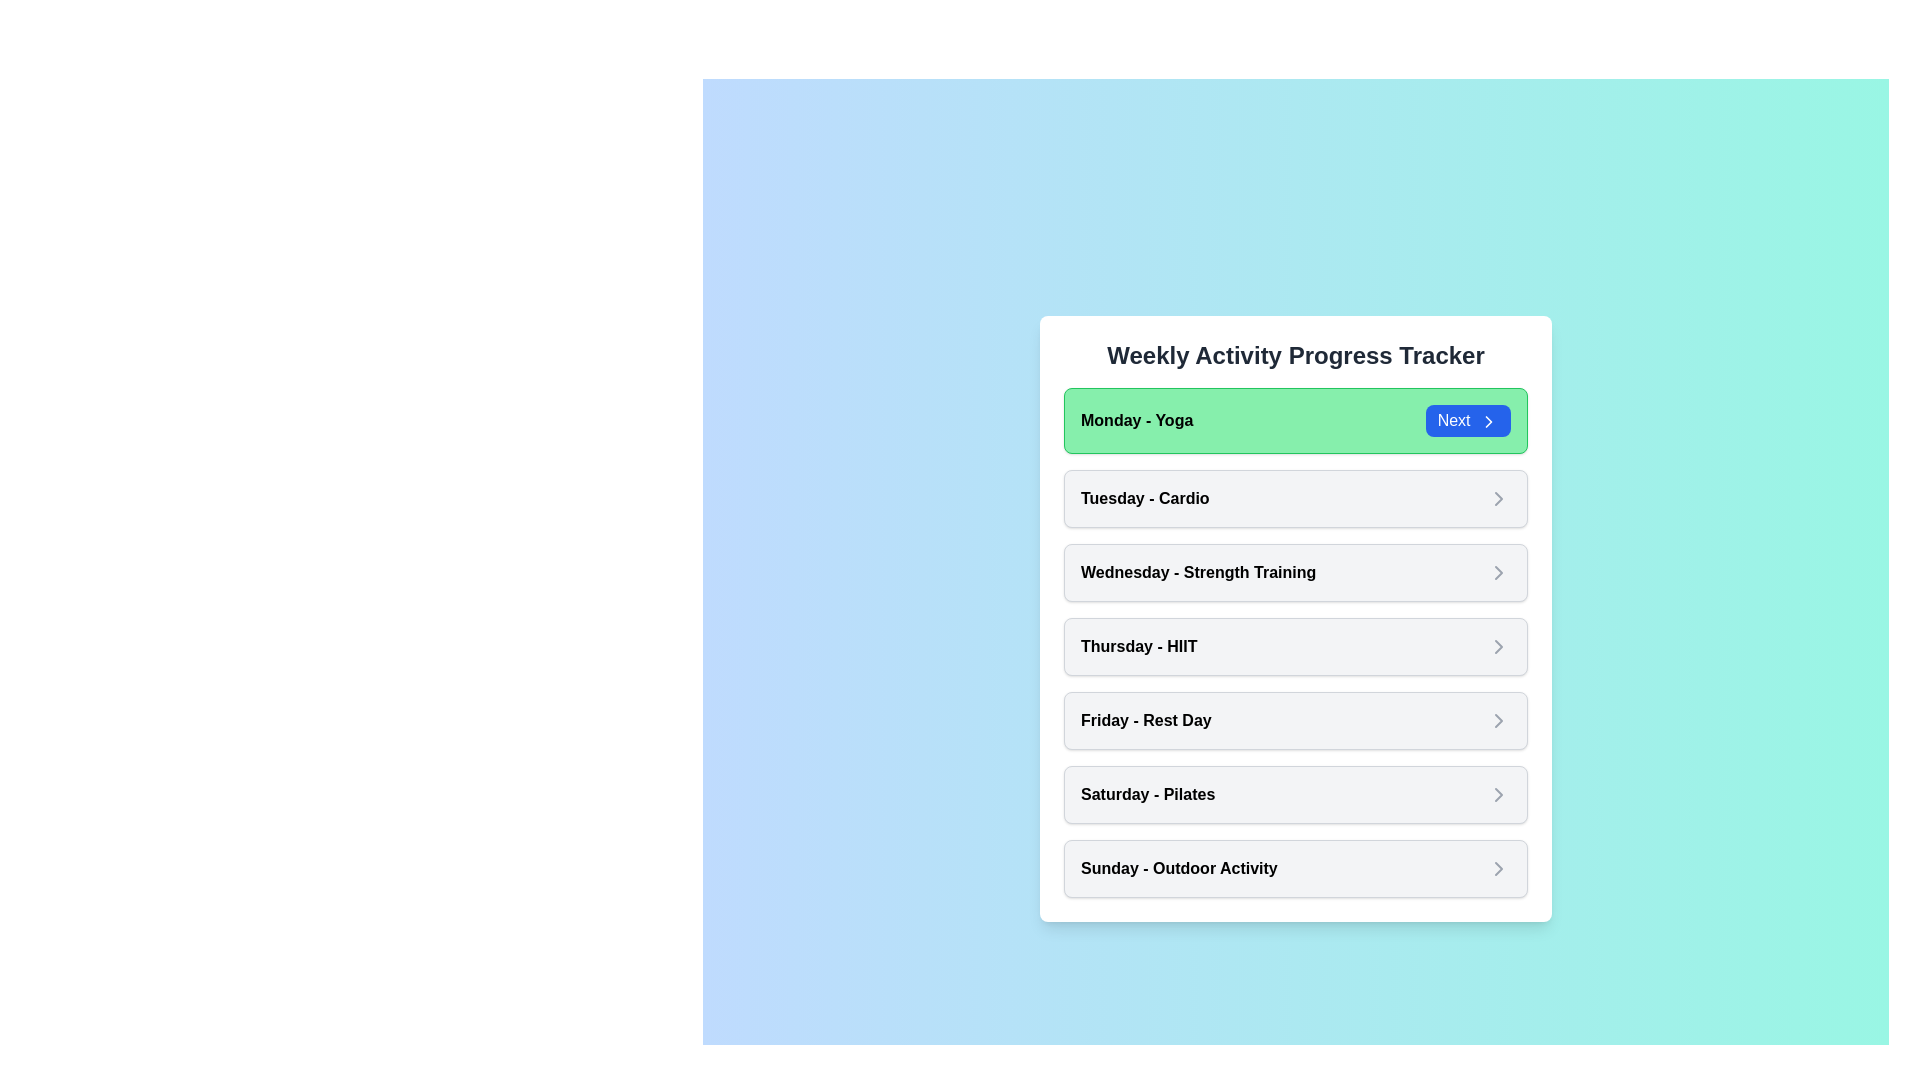 The image size is (1920, 1080). Describe the element at coordinates (1296, 793) in the screenshot. I see `the sixth card representing 'Saturday - Pilates' in the weekly schedule, positioned between 'Friday - Rest Day' and 'Sunday - Outdoor Activity'` at that location.